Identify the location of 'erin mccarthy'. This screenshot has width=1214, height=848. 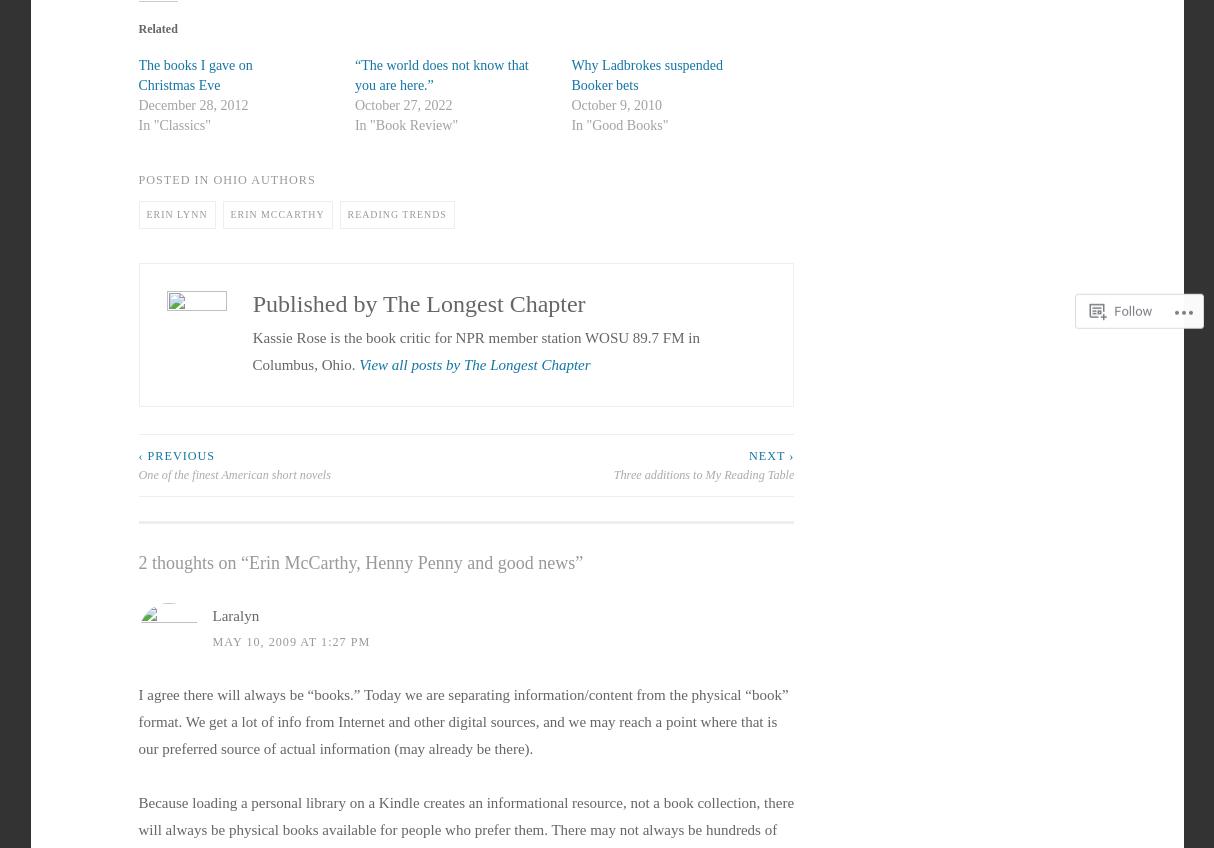
(276, 212).